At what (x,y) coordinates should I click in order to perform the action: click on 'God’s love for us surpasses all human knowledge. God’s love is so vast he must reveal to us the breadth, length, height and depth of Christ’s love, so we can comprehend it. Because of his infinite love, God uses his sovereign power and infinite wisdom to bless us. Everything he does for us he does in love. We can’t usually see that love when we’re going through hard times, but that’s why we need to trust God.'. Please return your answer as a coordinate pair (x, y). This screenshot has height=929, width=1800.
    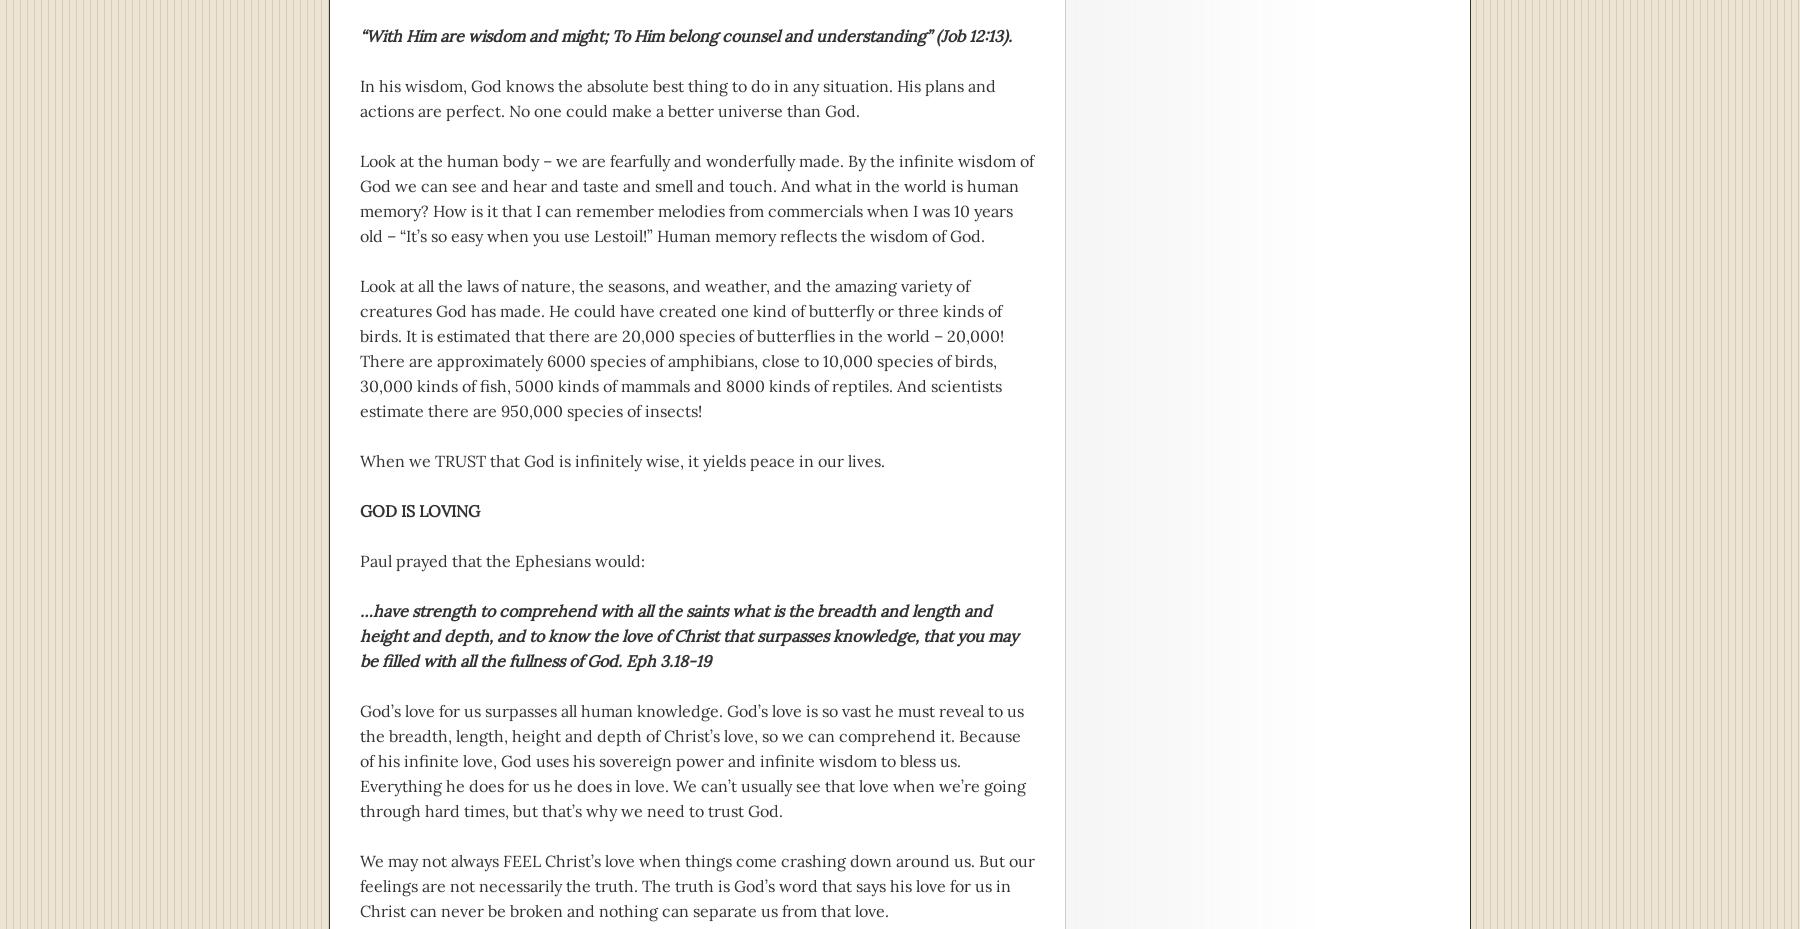
    Looking at the image, I should click on (692, 760).